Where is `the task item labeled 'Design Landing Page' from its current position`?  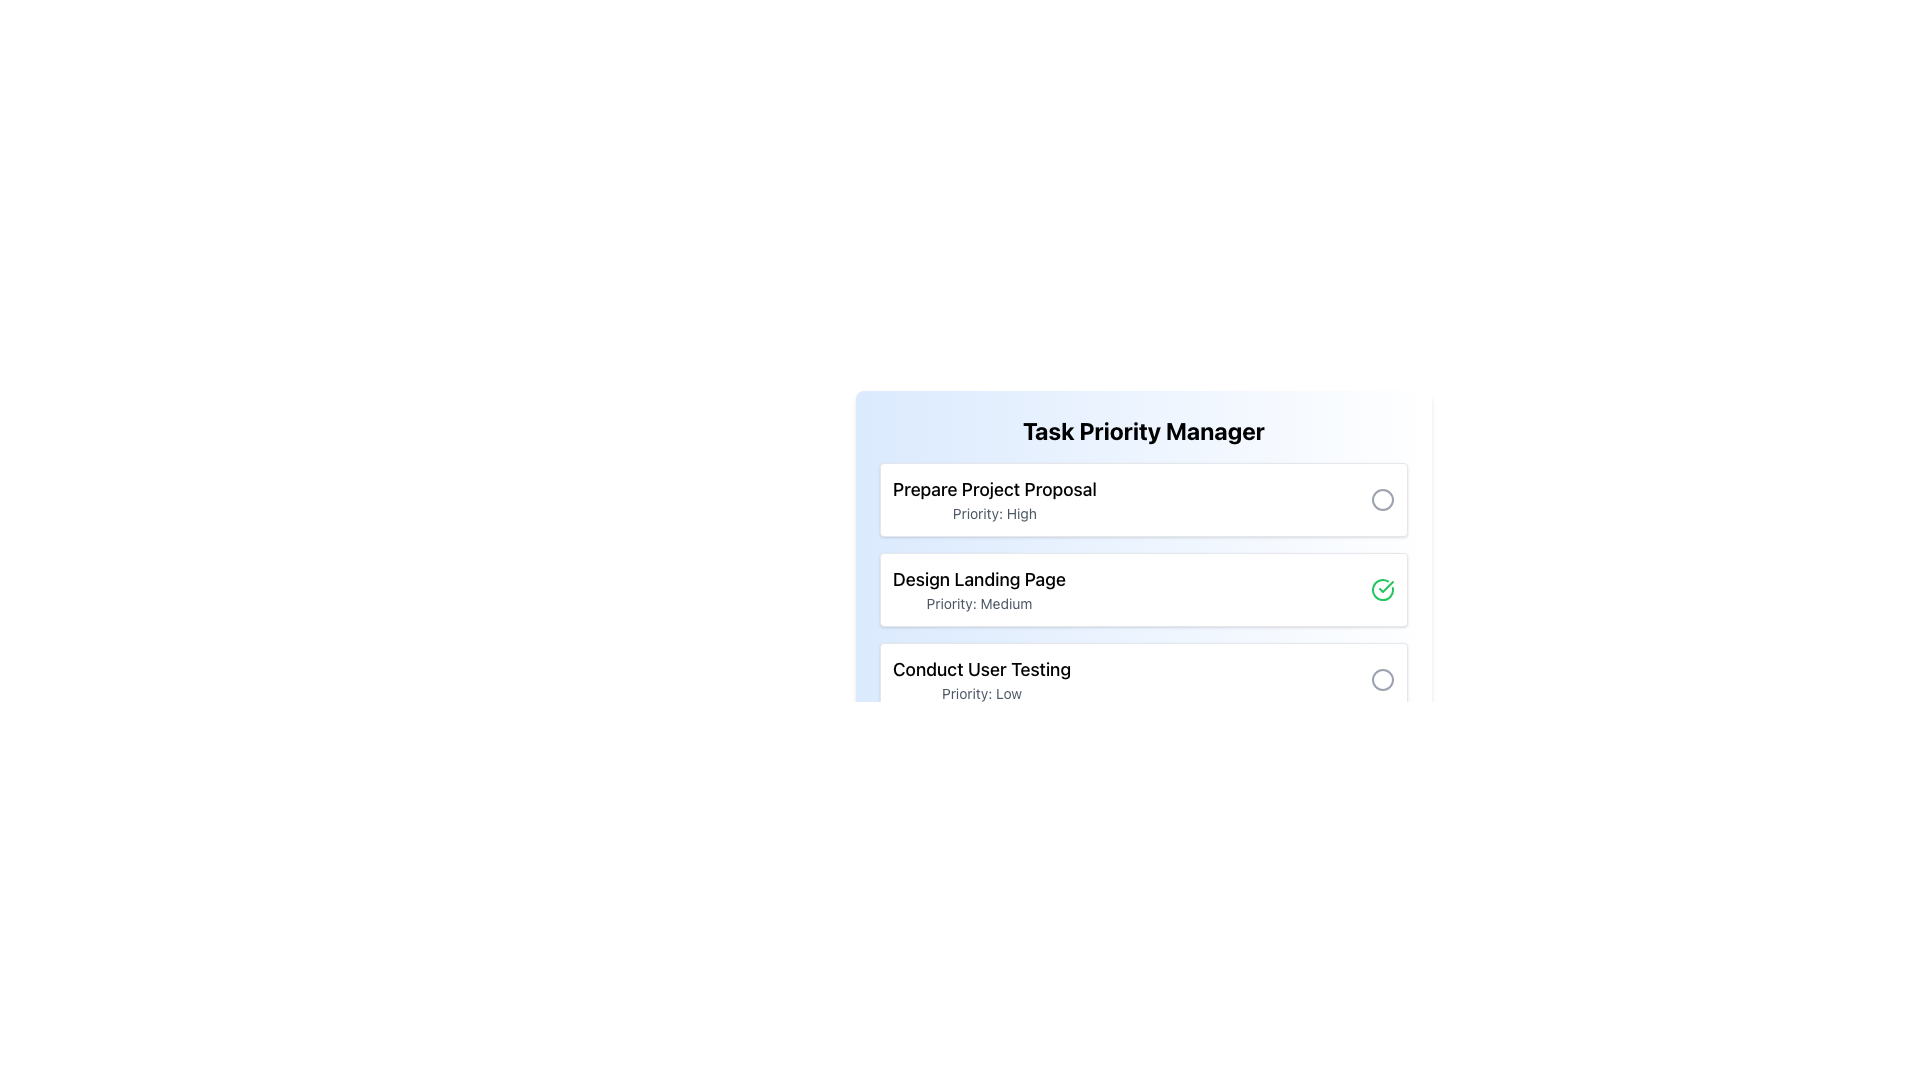
the task item labeled 'Design Landing Page' from its current position is located at coordinates (1143, 589).